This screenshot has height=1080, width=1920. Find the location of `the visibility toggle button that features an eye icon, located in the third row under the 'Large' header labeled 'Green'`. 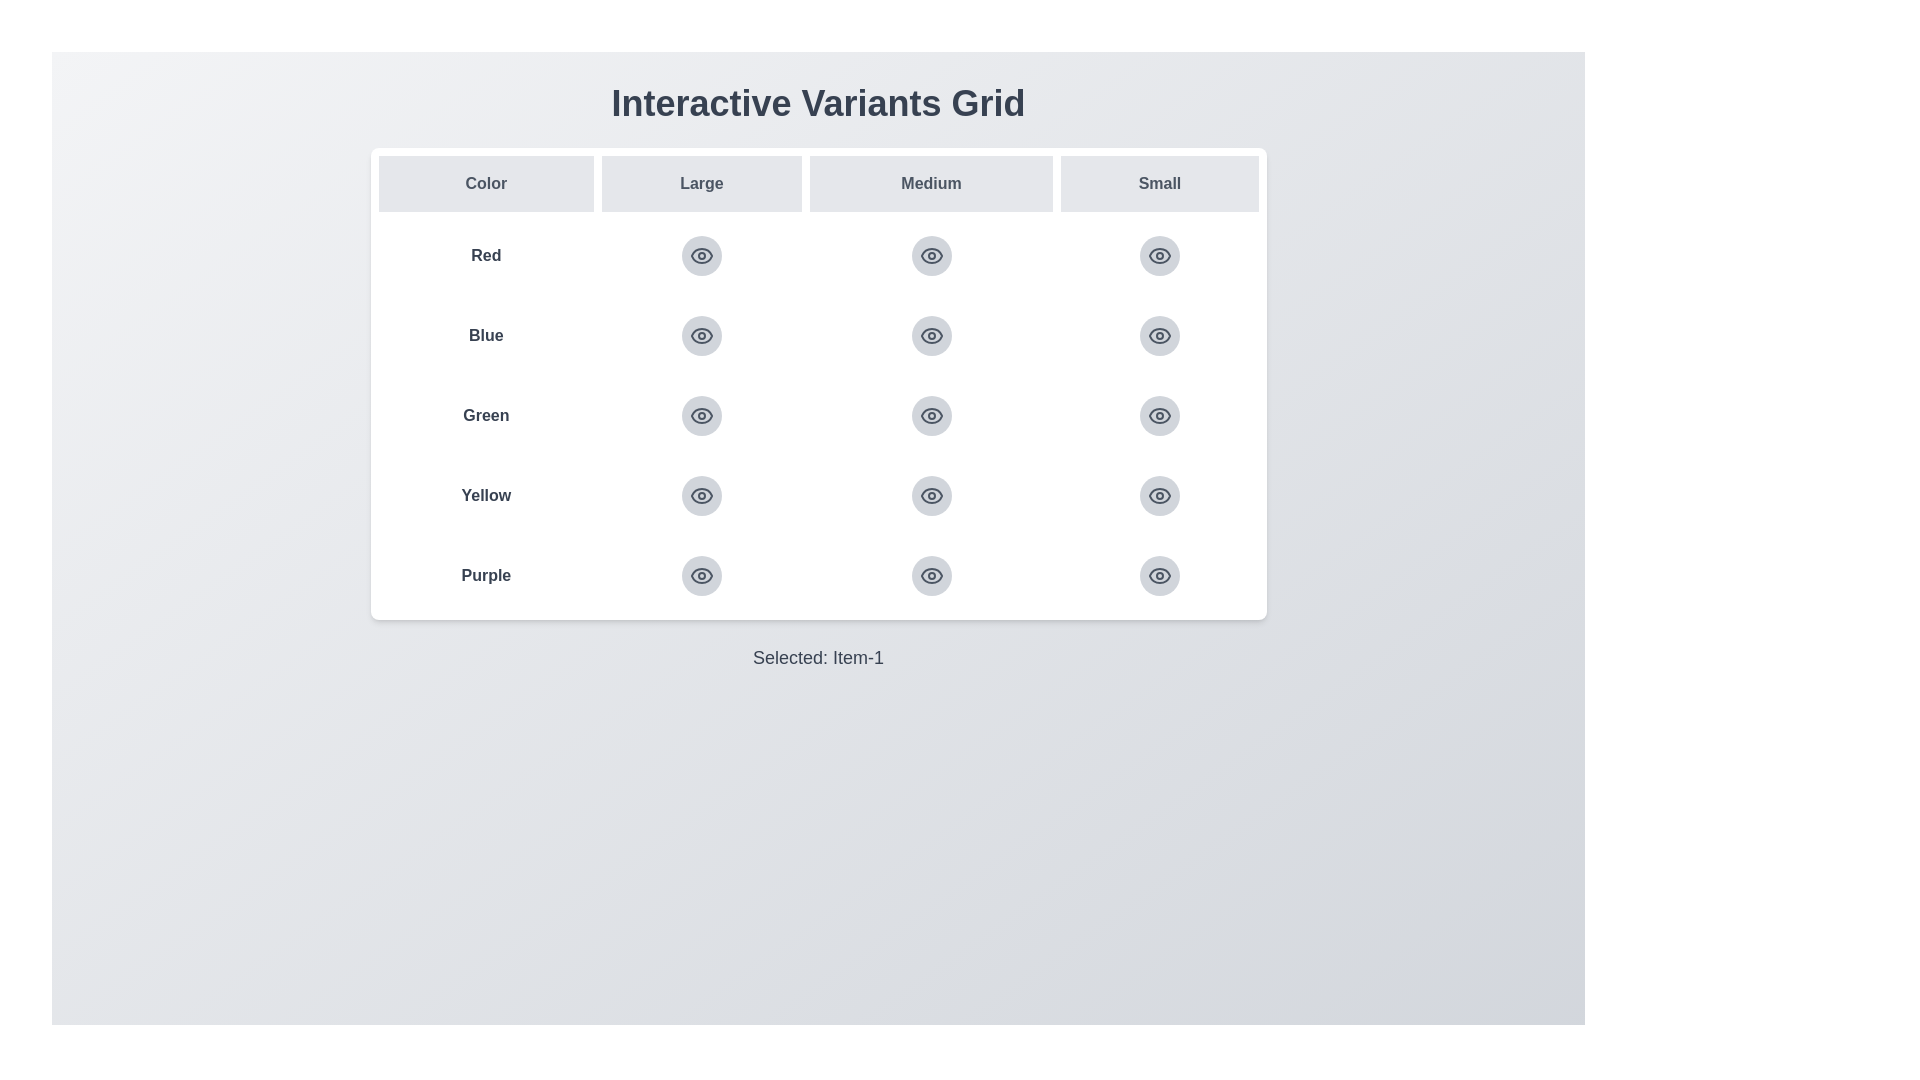

the visibility toggle button that features an eye icon, located in the third row under the 'Large' header labeled 'Green' is located at coordinates (701, 415).